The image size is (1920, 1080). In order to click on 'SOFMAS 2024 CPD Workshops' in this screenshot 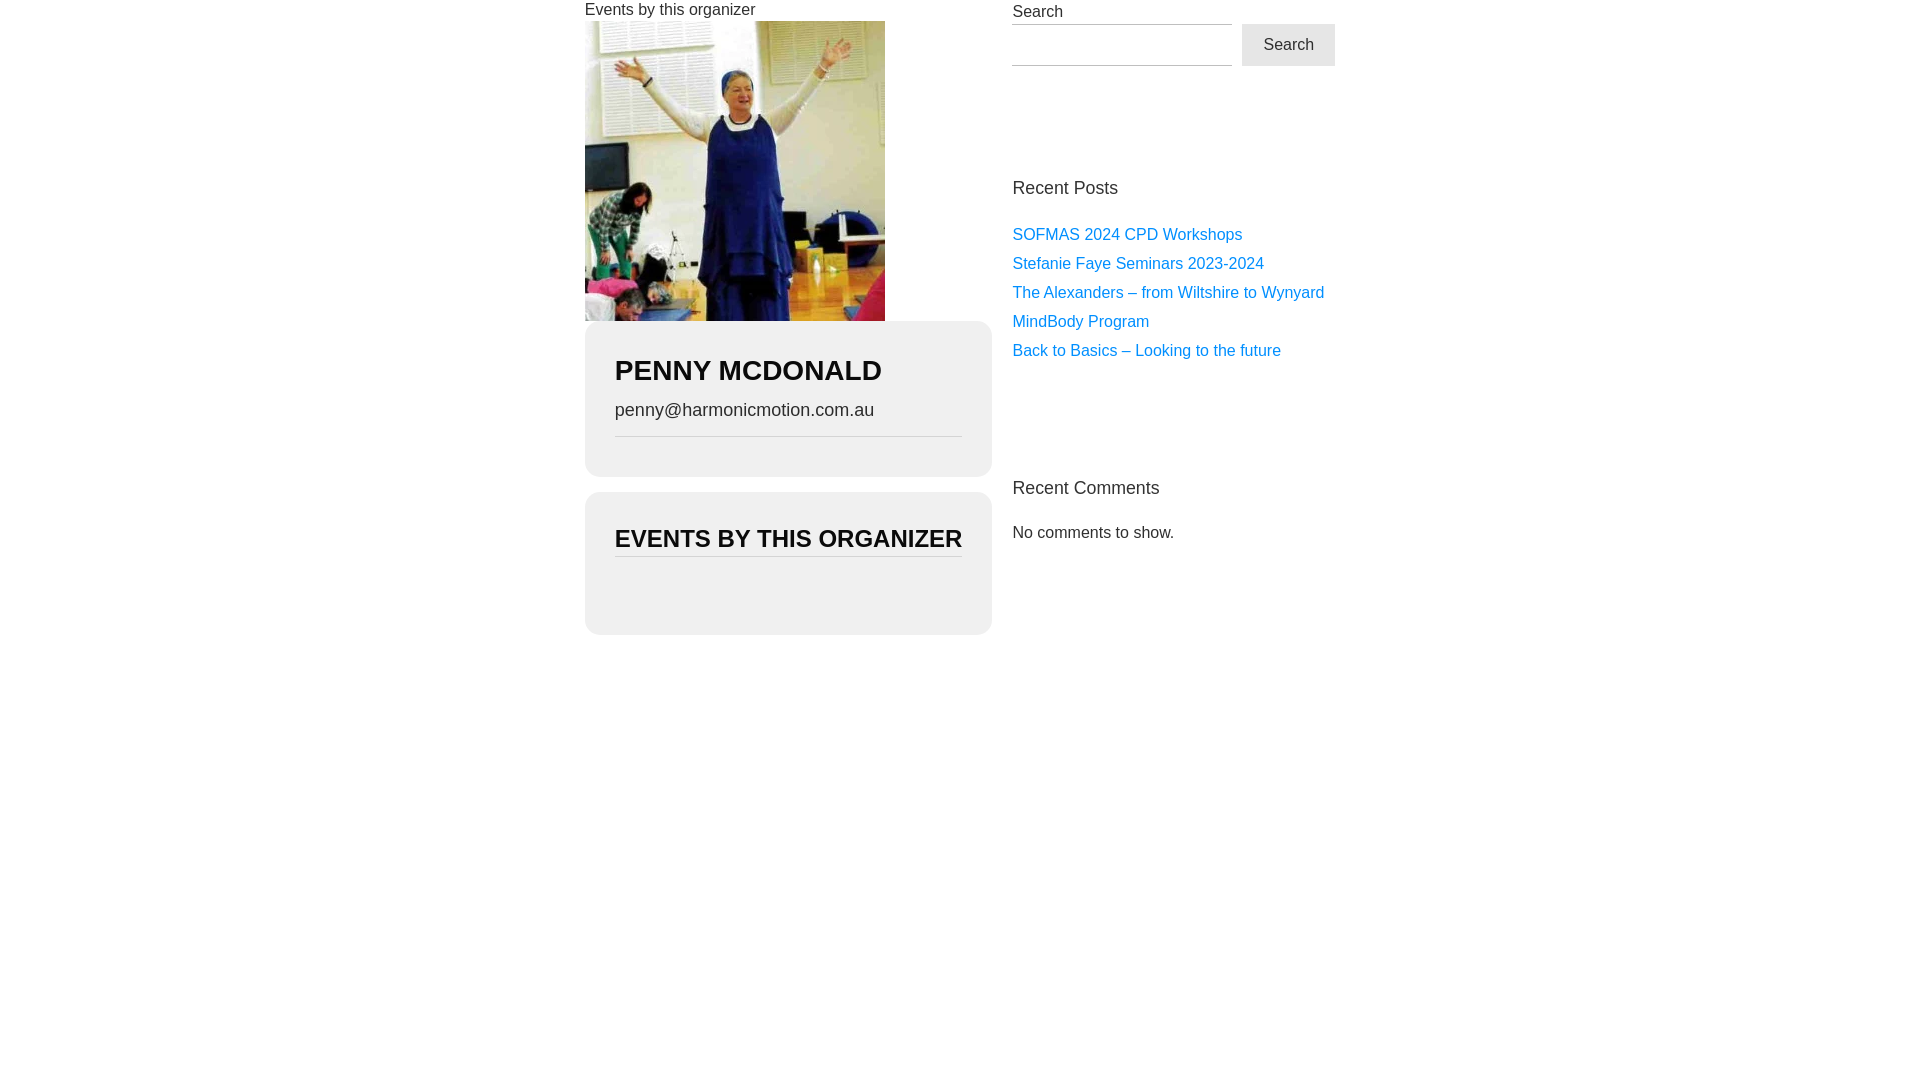, I will do `click(1127, 233)`.